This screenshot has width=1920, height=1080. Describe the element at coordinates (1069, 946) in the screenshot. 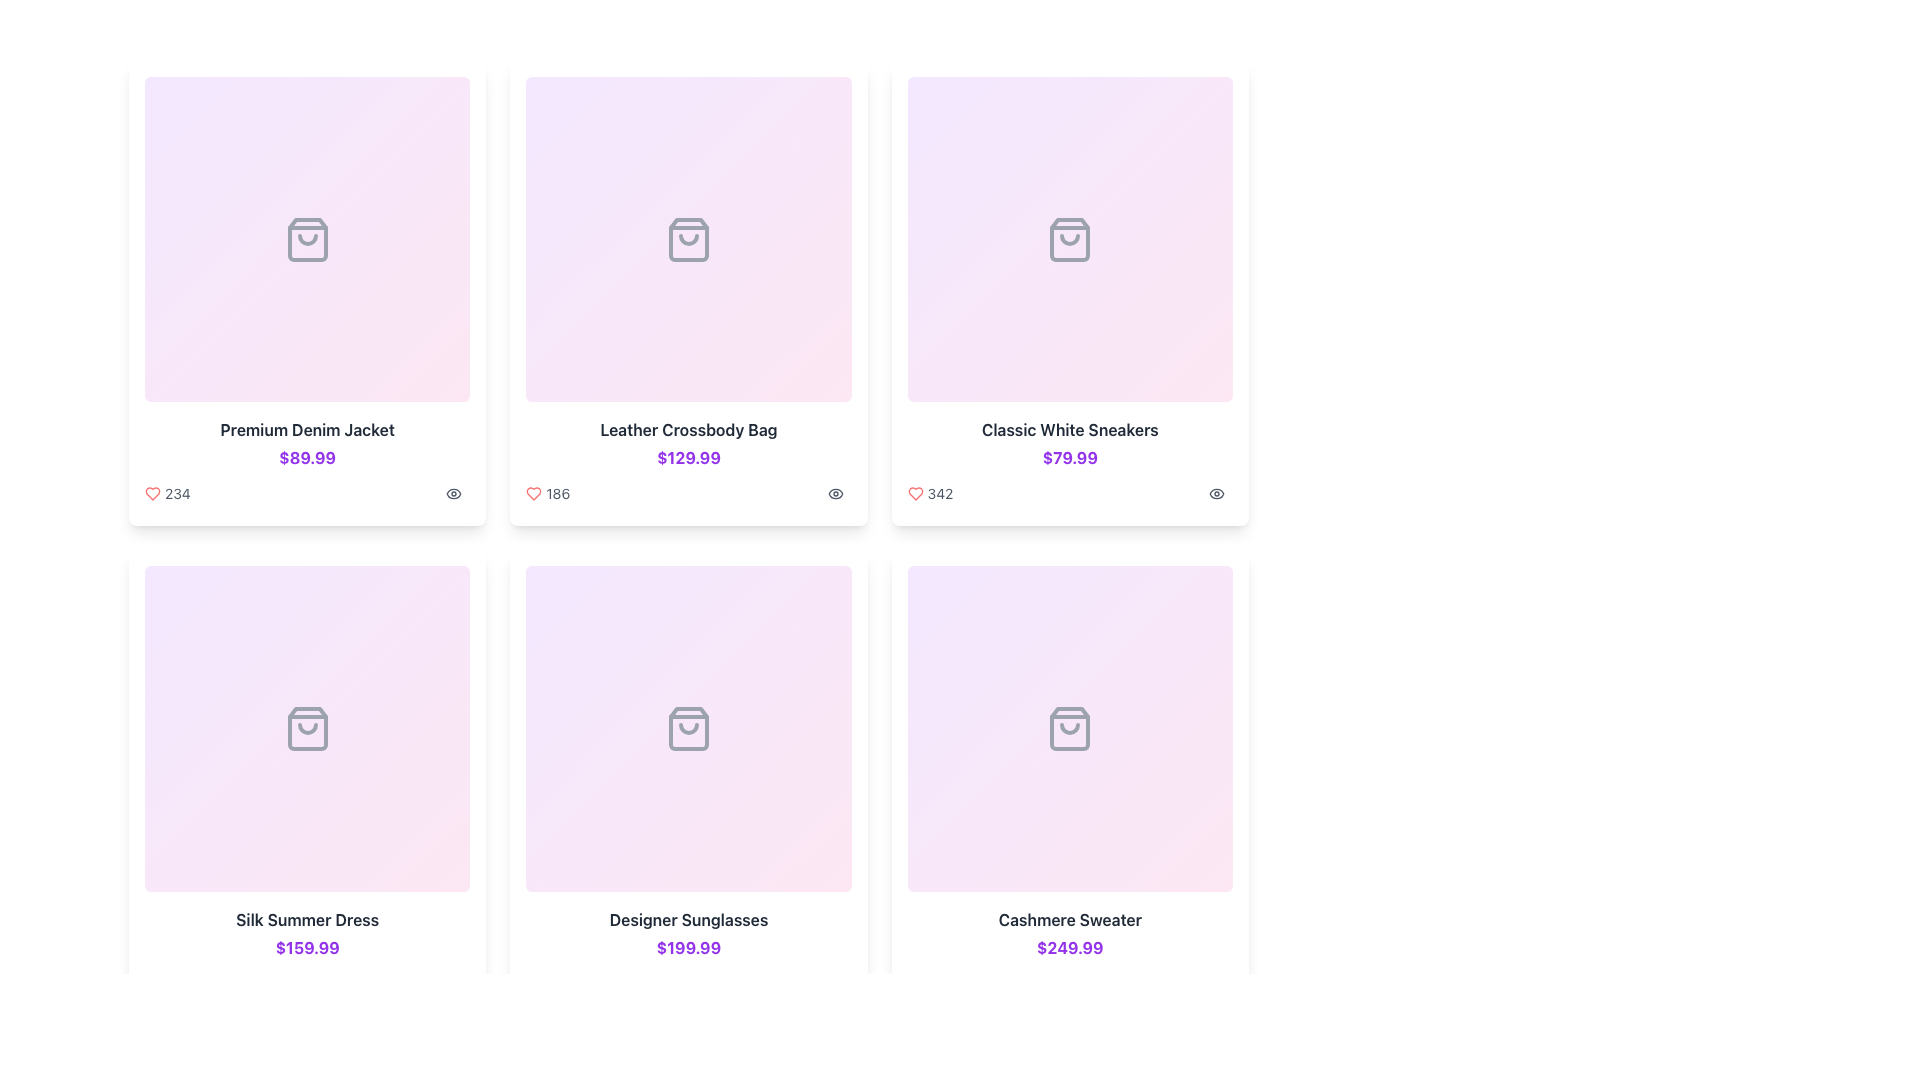

I see `the price text label for the 'Cashmere Sweater' product, which is located at the bottom section of its card, directly below the product name` at that location.